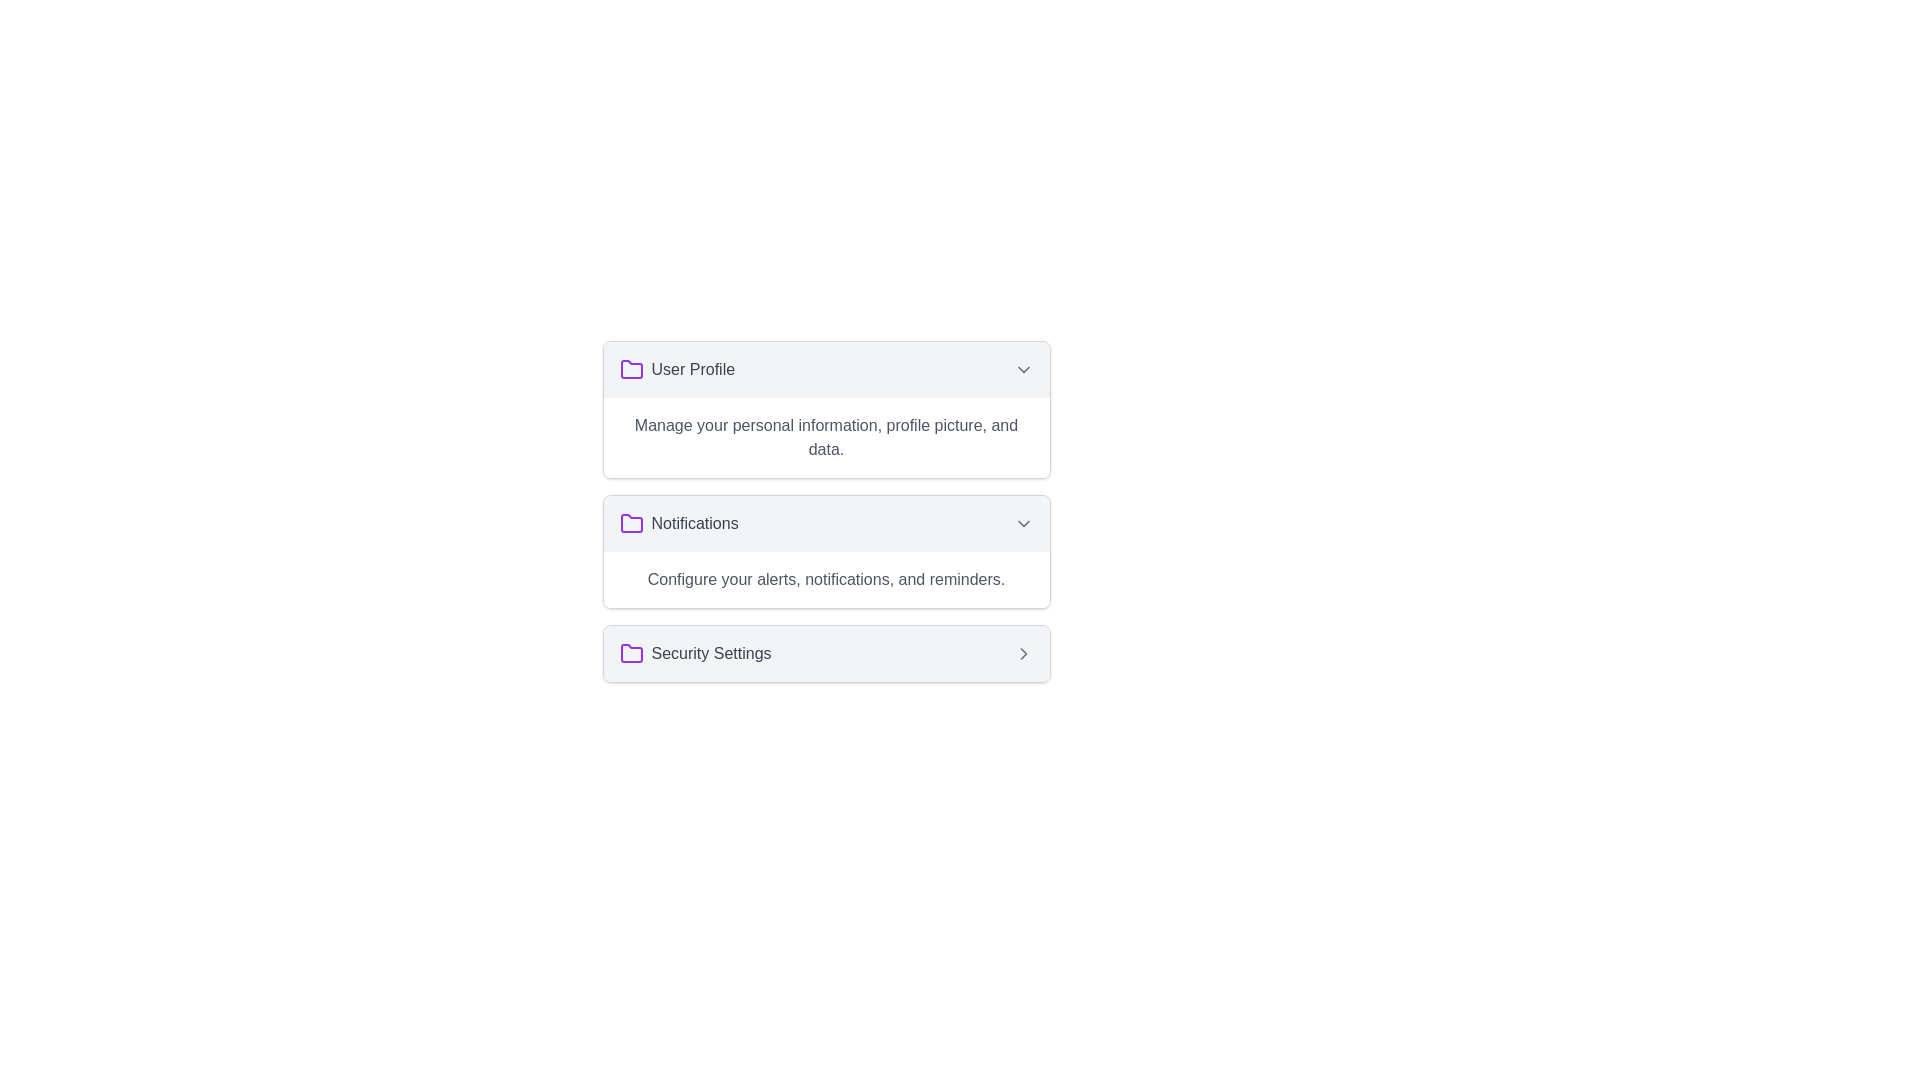 The height and width of the screenshot is (1080, 1920). What do you see at coordinates (630, 369) in the screenshot?
I see `the folder icon with a purple outline located in the first row of the User Profile settings block` at bounding box center [630, 369].